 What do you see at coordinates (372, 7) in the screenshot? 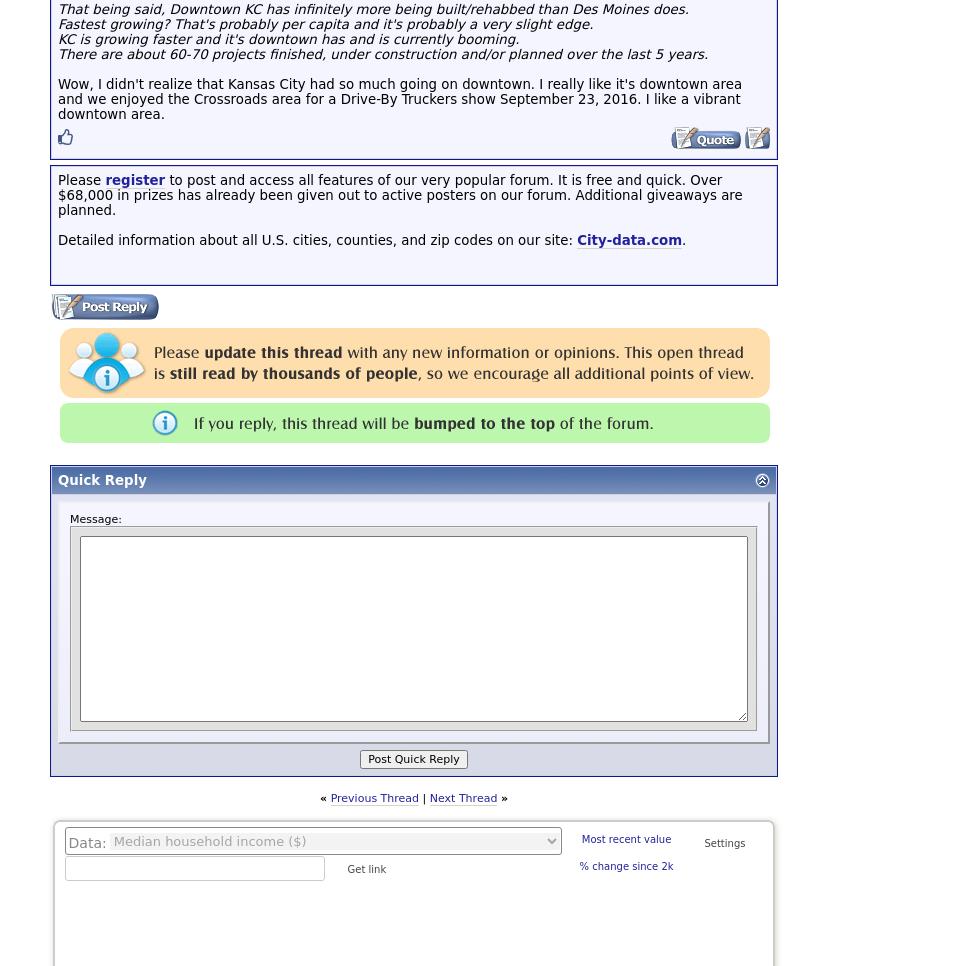
I see `'That being said, Downtown KC has infinitely more being built/rehabbed than Des Moines does.'` at bounding box center [372, 7].